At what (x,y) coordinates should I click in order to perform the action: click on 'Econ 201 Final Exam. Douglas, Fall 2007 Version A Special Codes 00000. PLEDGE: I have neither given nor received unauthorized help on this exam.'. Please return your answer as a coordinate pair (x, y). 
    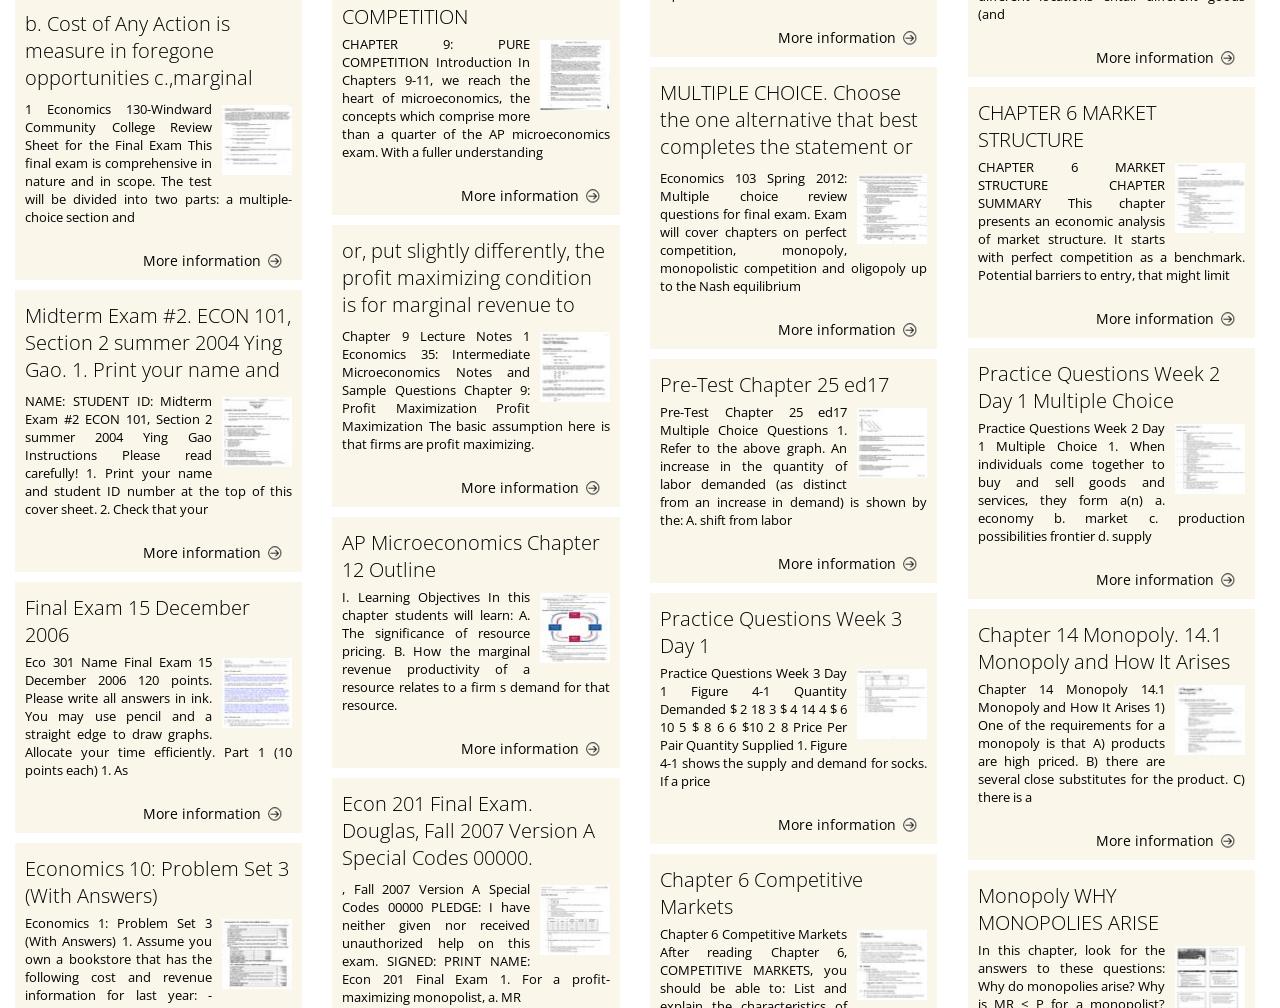
    Looking at the image, I should click on (470, 871).